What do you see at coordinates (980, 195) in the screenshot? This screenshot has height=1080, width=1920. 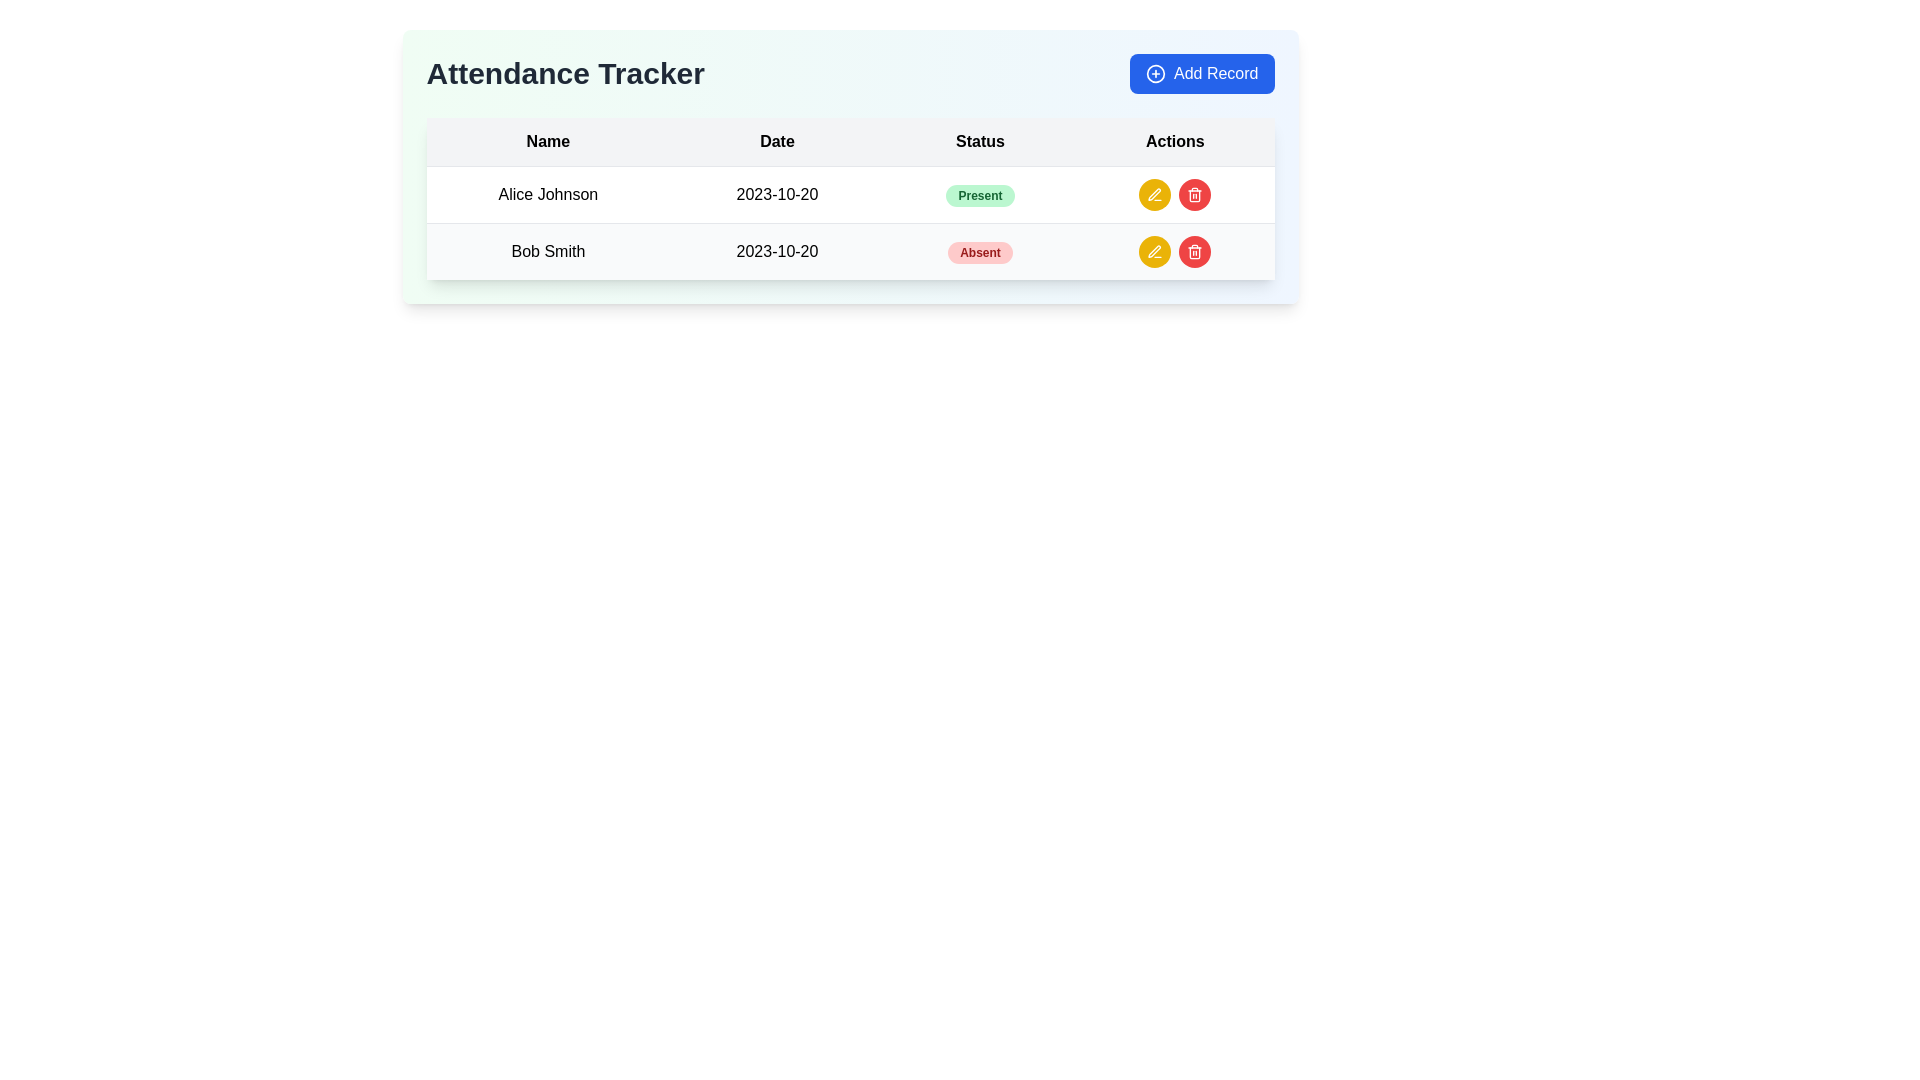 I see `the attendance status indicator for 'Alice Johnson' marked as 'Present' in the Status column of the attendance table` at bounding box center [980, 195].